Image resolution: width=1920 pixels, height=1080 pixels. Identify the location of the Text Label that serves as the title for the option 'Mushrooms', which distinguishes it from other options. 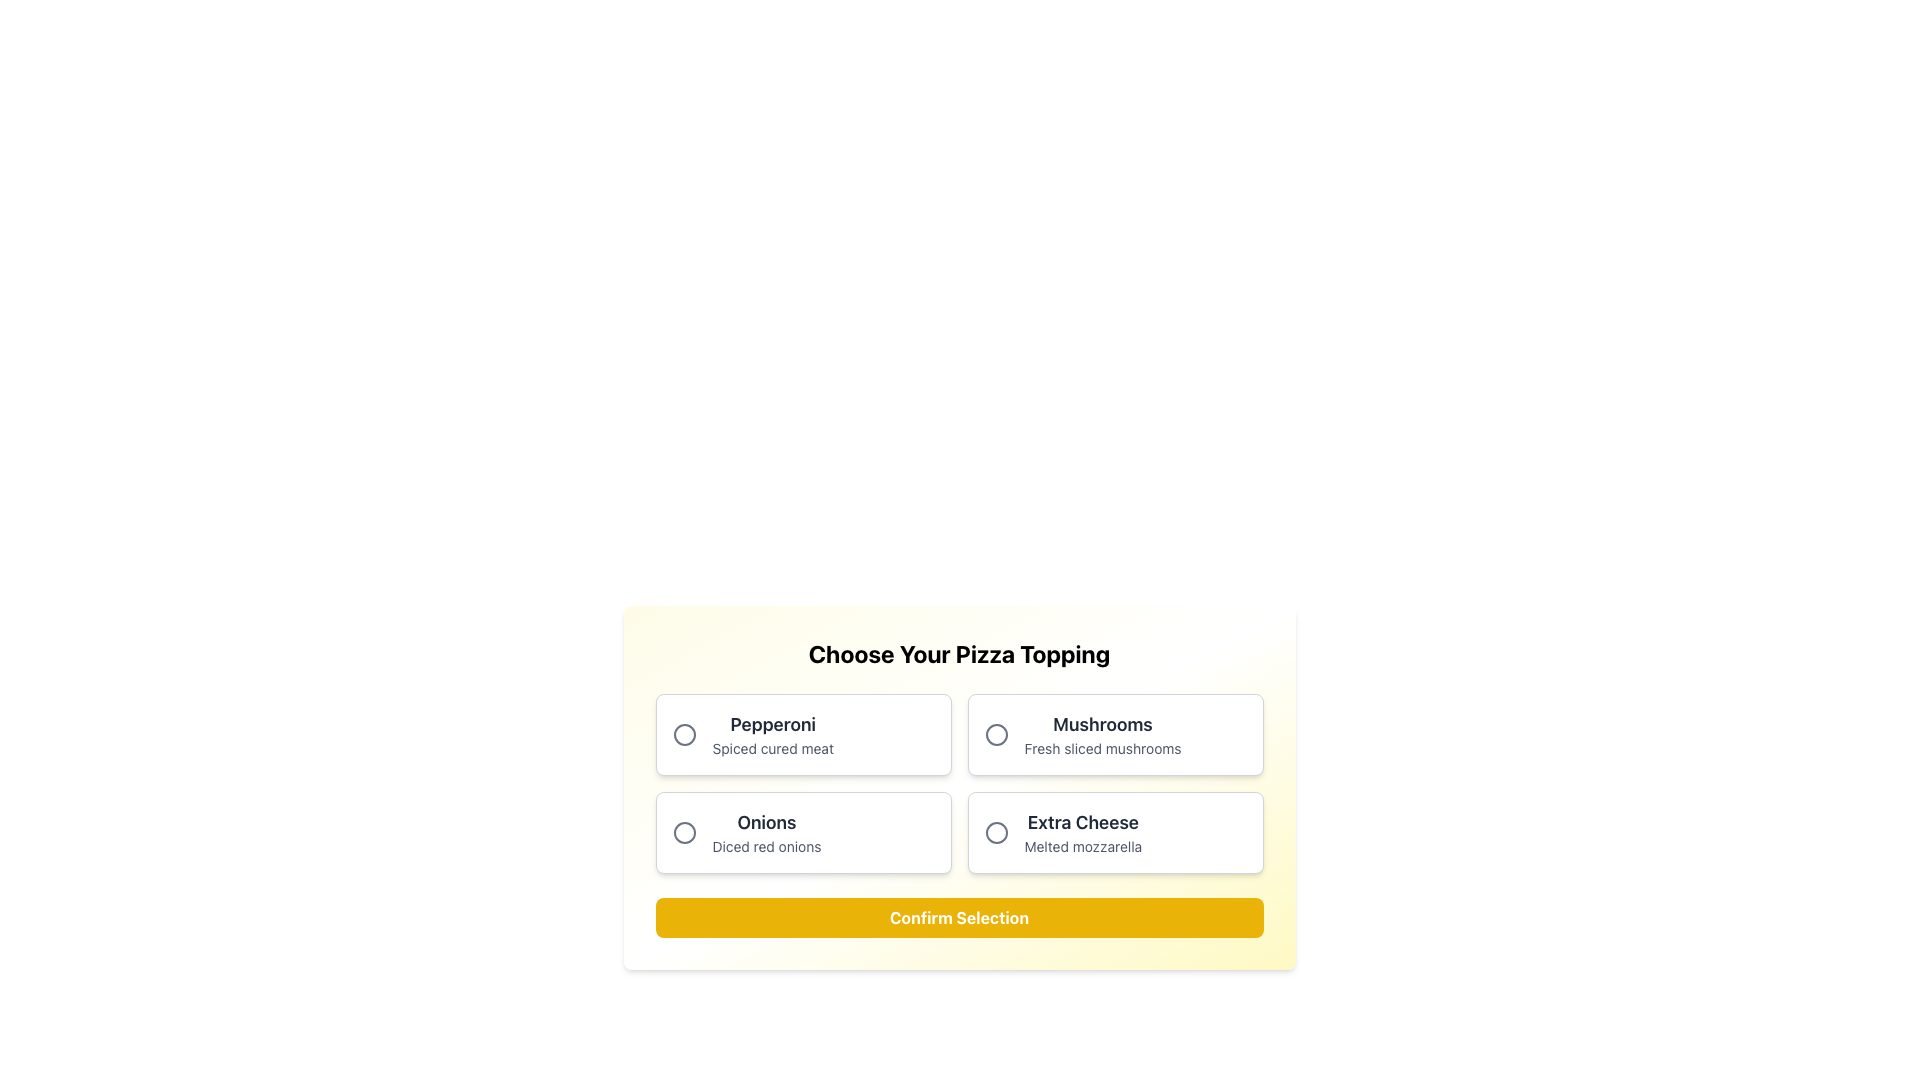
(1102, 725).